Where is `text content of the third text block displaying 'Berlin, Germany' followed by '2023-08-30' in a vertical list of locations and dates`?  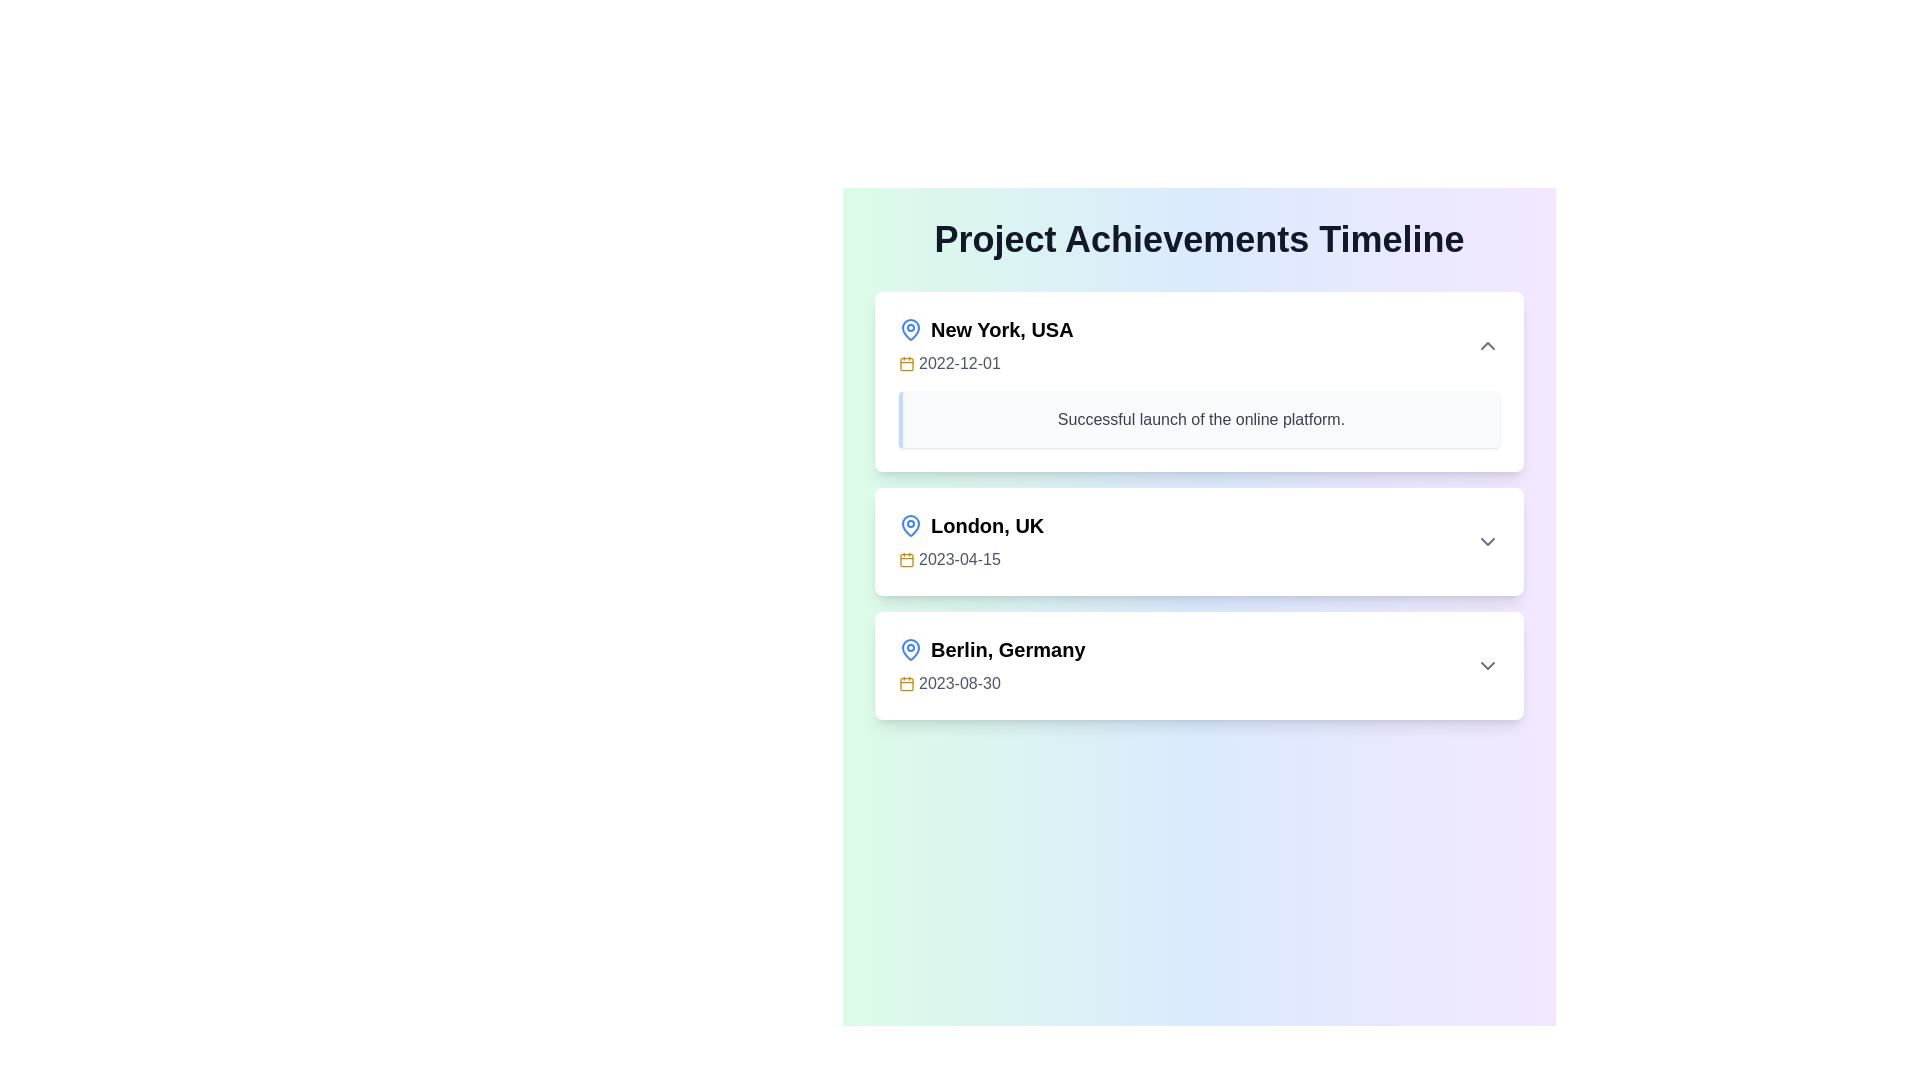
text content of the third text block displaying 'Berlin, Germany' followed by '2023-08-30' in a vertical list of locations and dates is located at coordinates (992, 666).